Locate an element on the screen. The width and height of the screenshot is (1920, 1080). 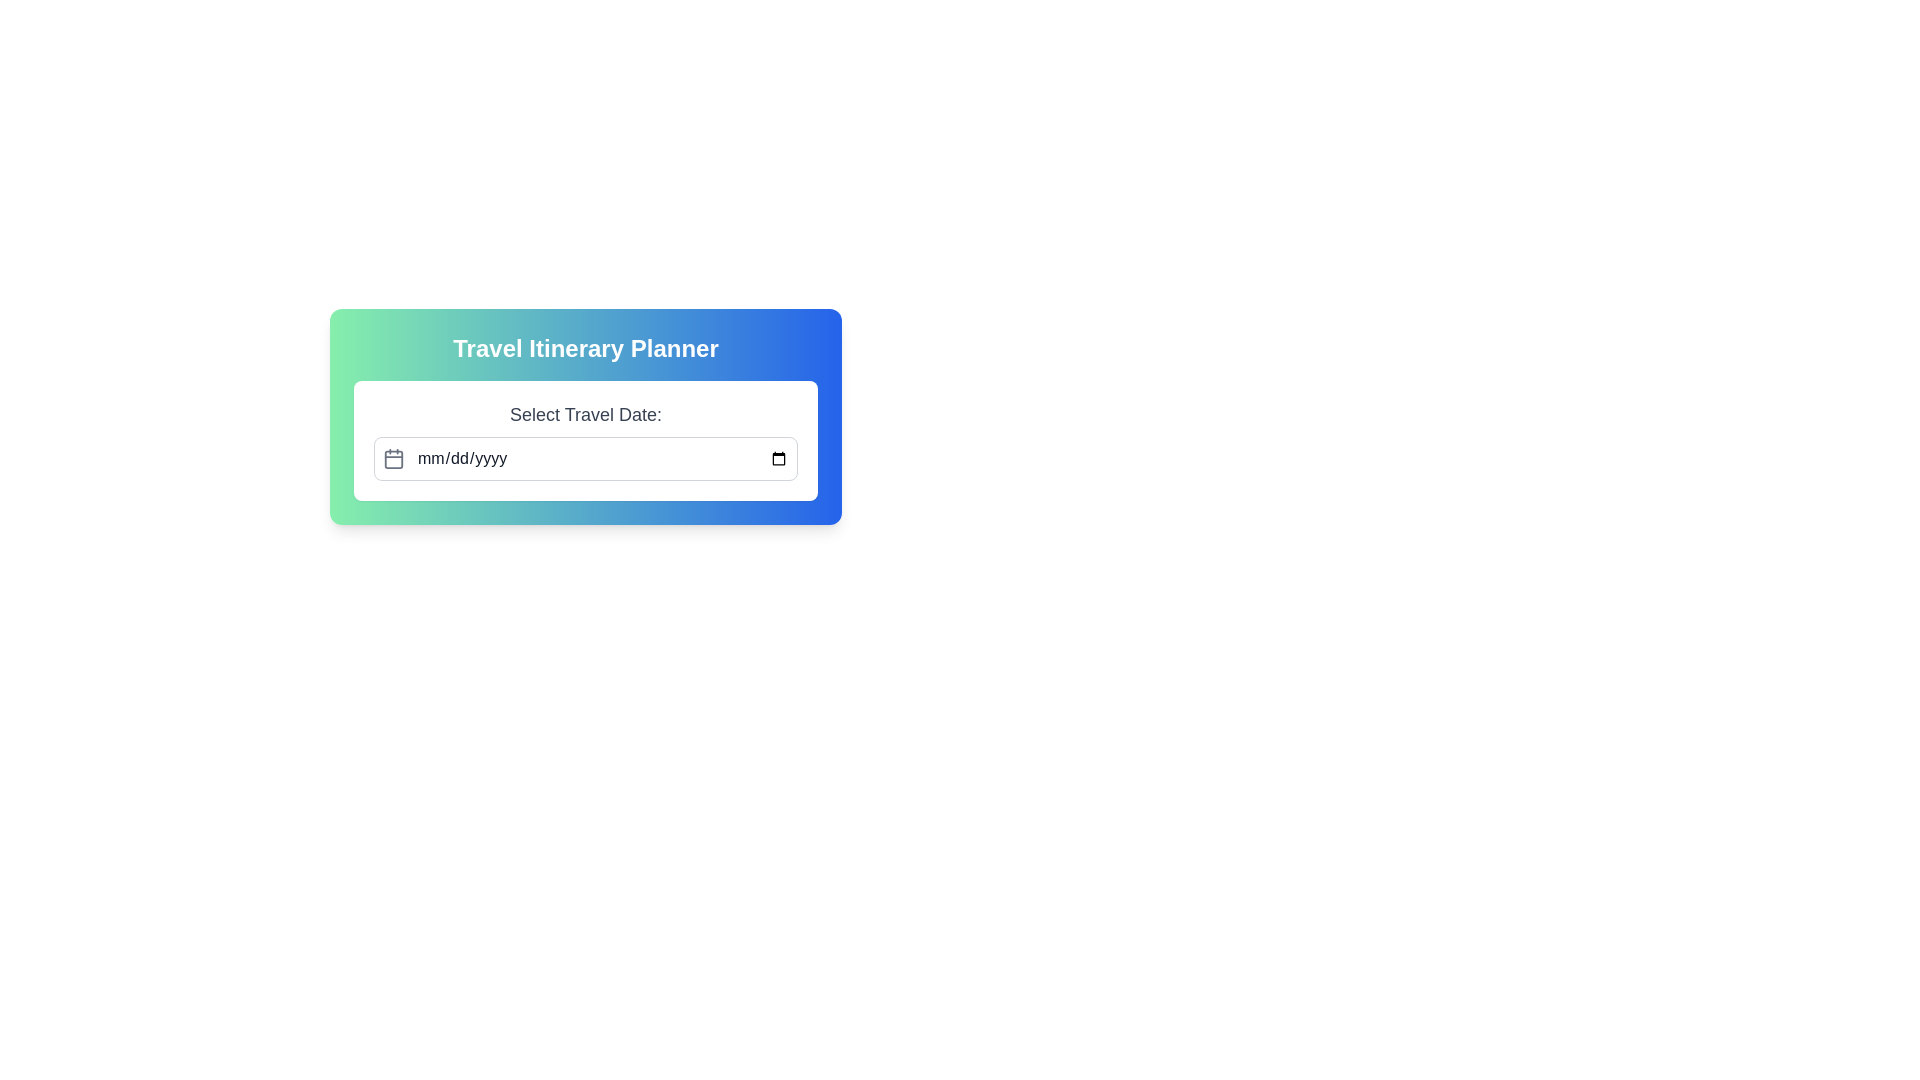
the text label that serves as a descriptor for the date selection field, which is centrally located above the date input field with a calendar icon is located at coordinates (584, 414).